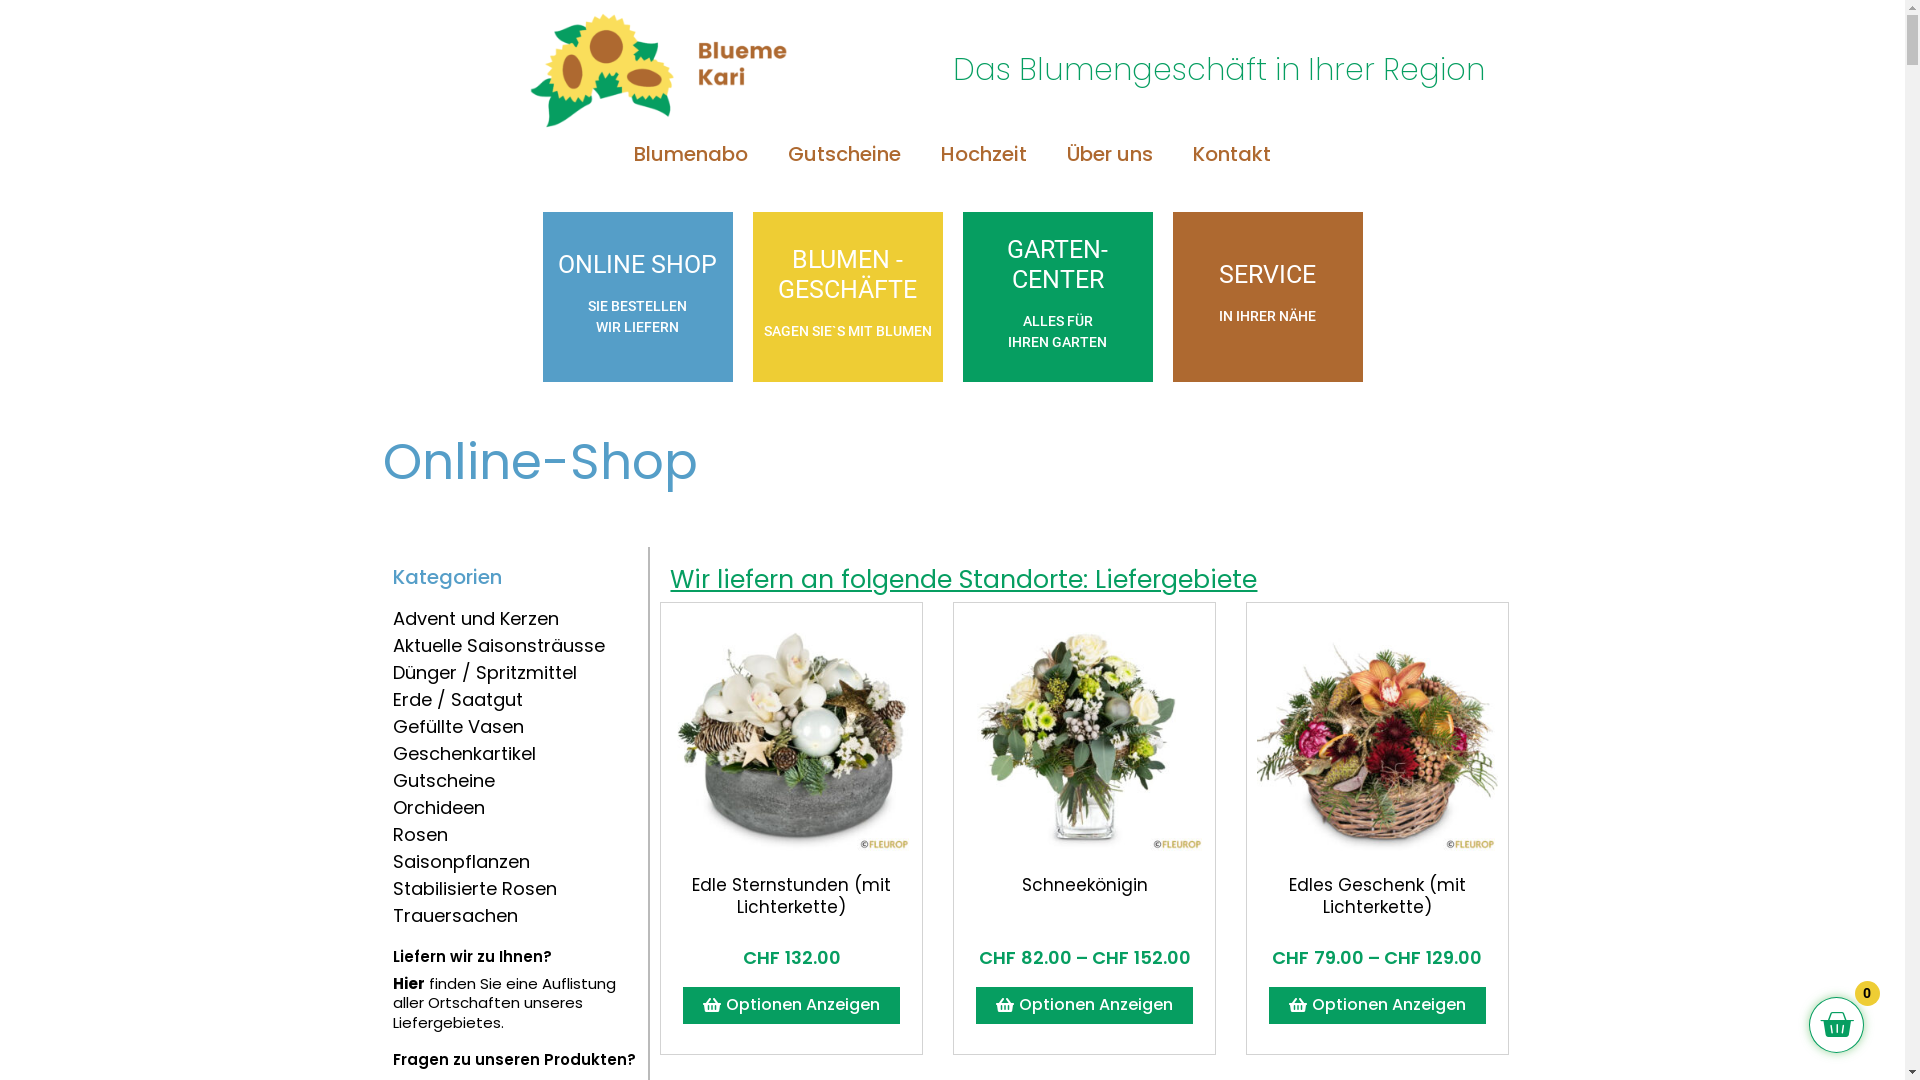 This screenshot has height=1080, width=1920. I want to click on 'Orchideen', so click(436, 806).